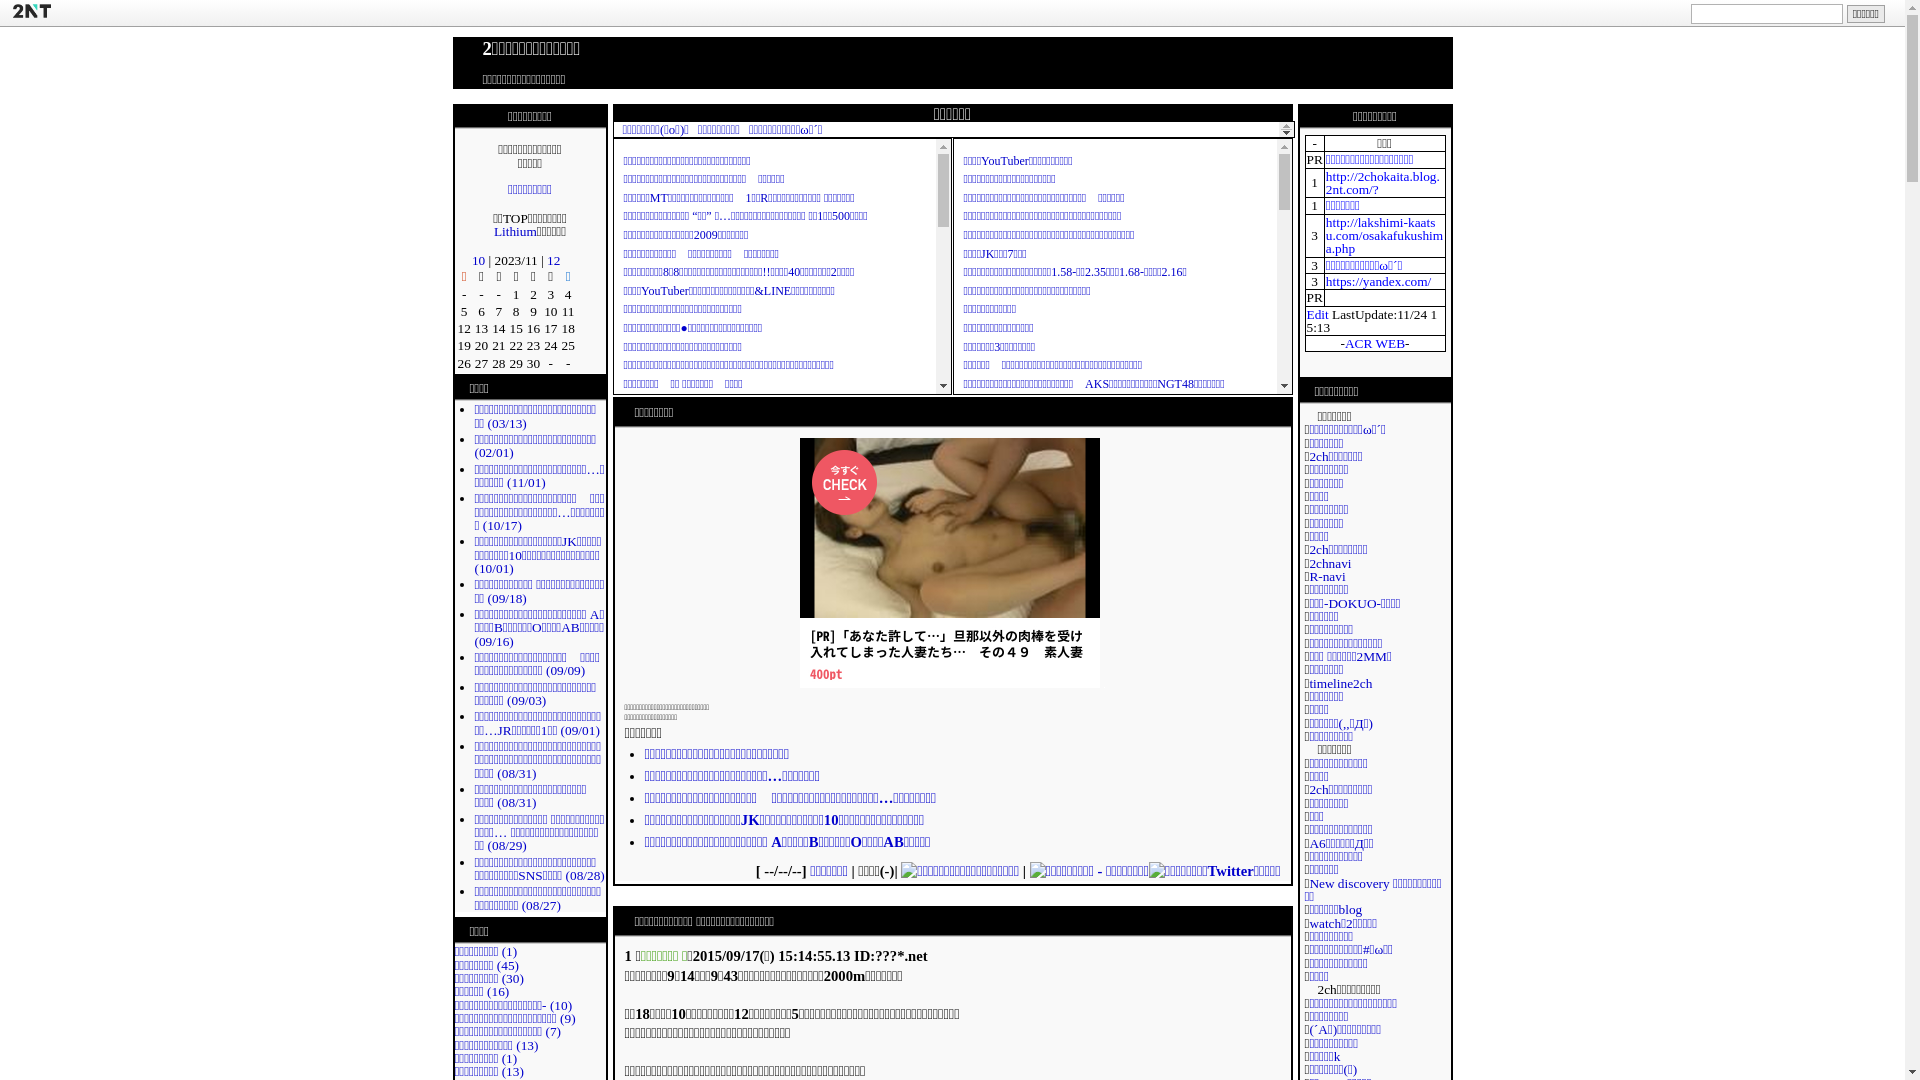  I want to click on 'http://lakshimi-kaatsu.com/osakafukushima.php', so click(1383, 234).